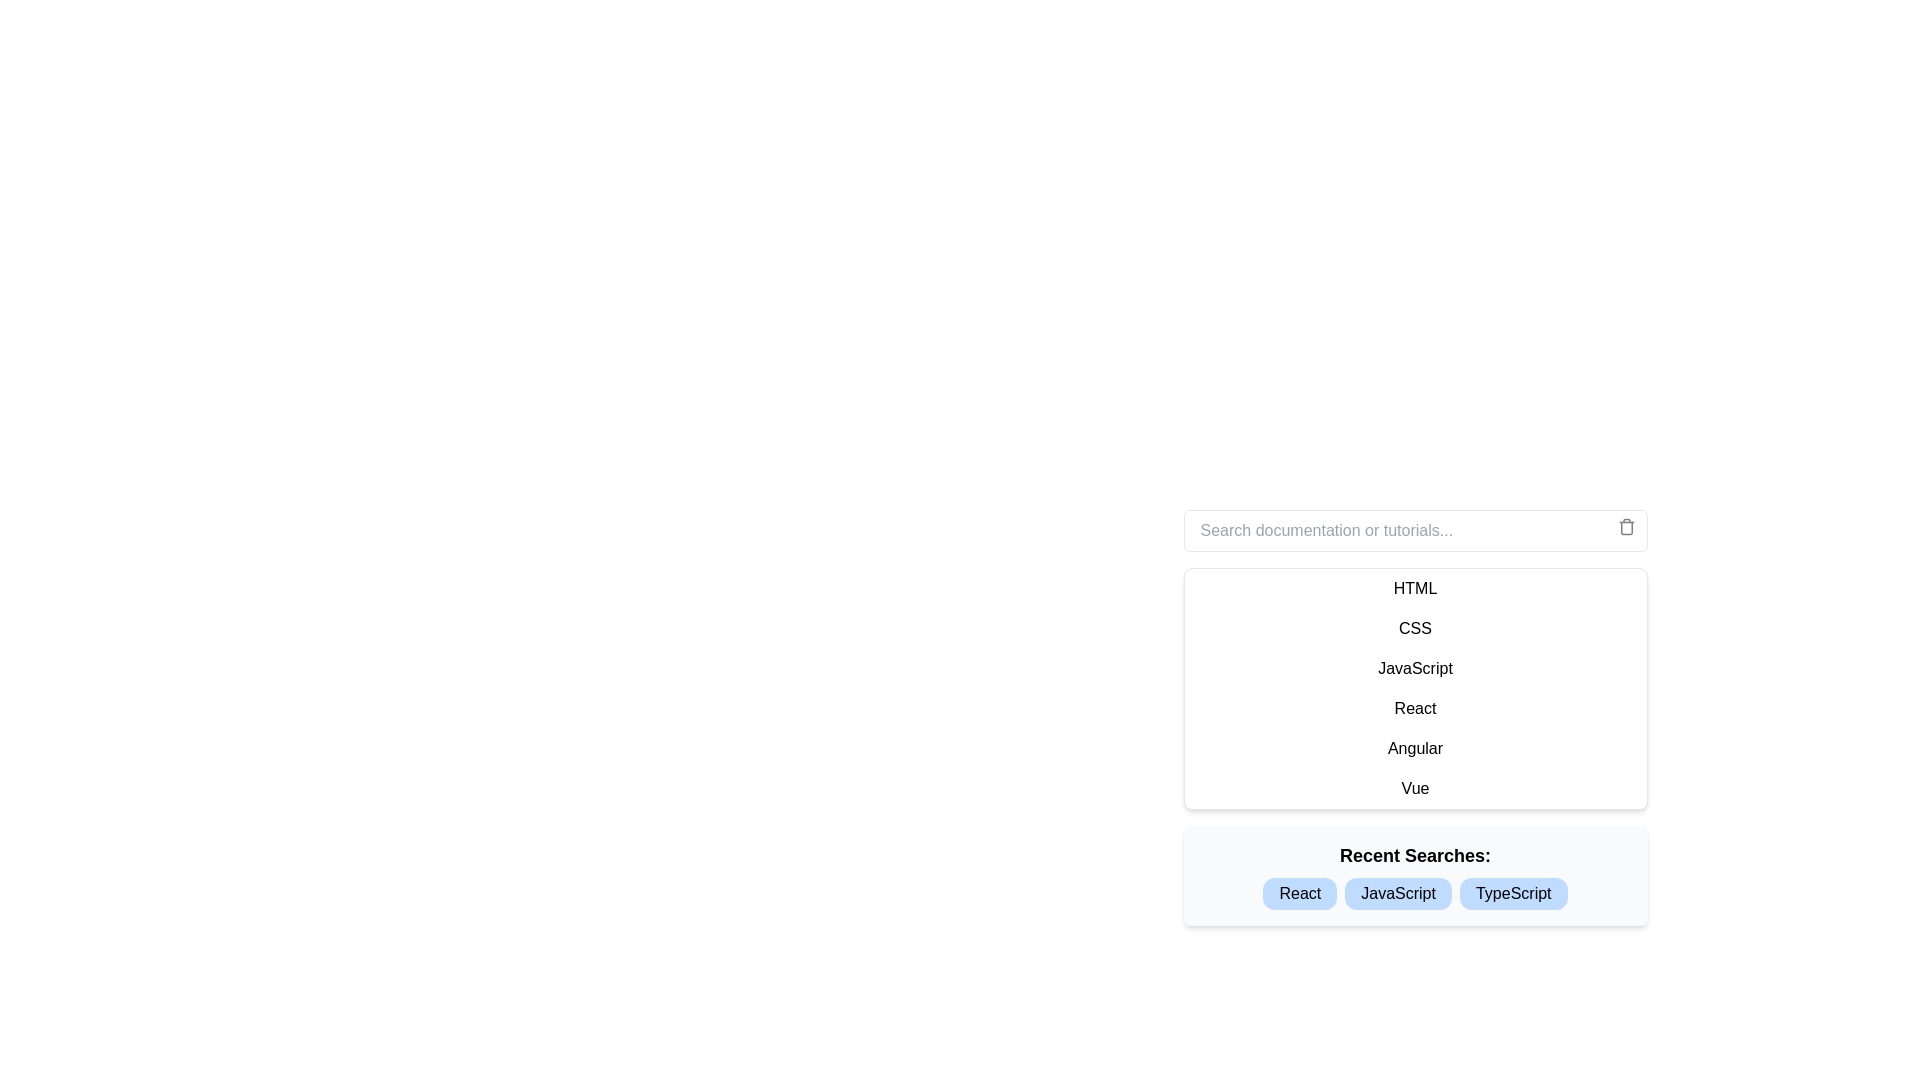 Image resolution: width=1920 pixels, height=1080 pixels. Describe the element at coordinates (1414, 588) in the screenshot. I see `the first selectable item in the vertical list of programming languages (HTML)` at that location.